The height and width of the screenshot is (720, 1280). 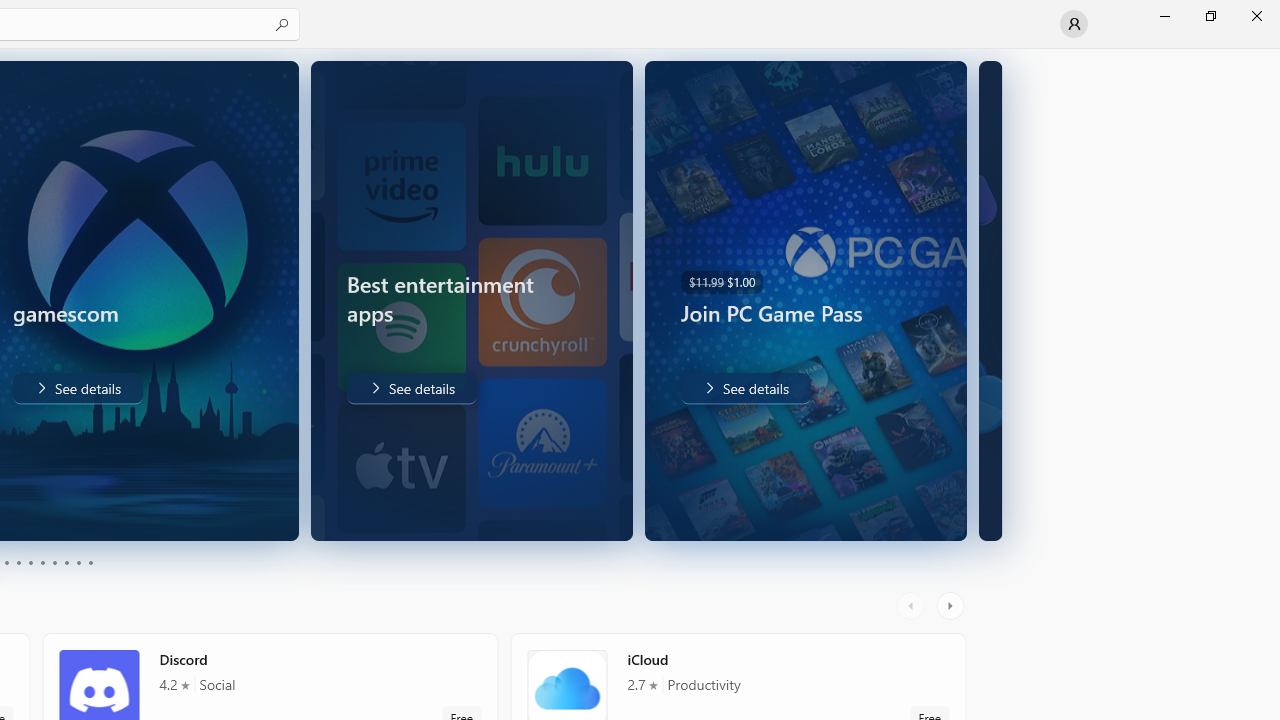 I want to click on 'Page 4', so click(x=17, y=563).